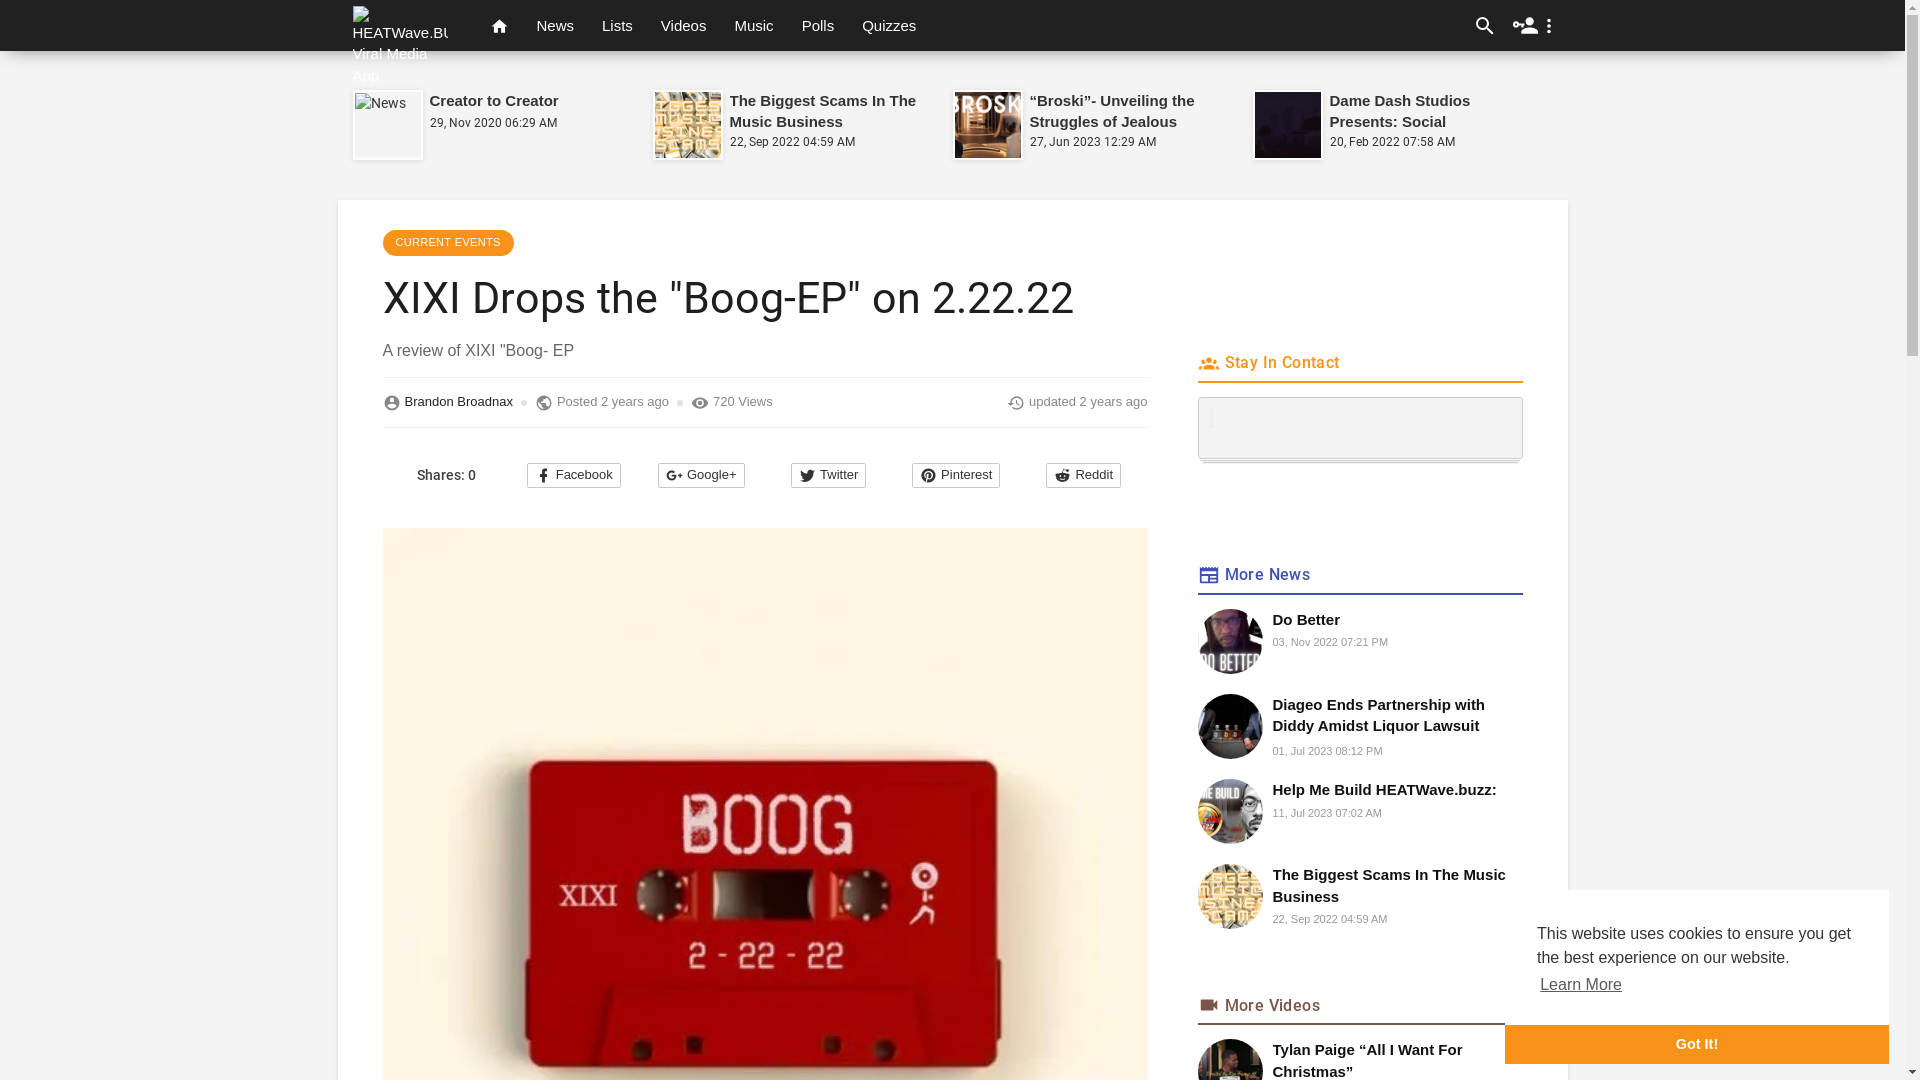 The width and height of the screenshot is (1920, 1080). Describe the element at coordinates (494, 100) in the screenshot. I see `'Creator to Creator'` at that location.